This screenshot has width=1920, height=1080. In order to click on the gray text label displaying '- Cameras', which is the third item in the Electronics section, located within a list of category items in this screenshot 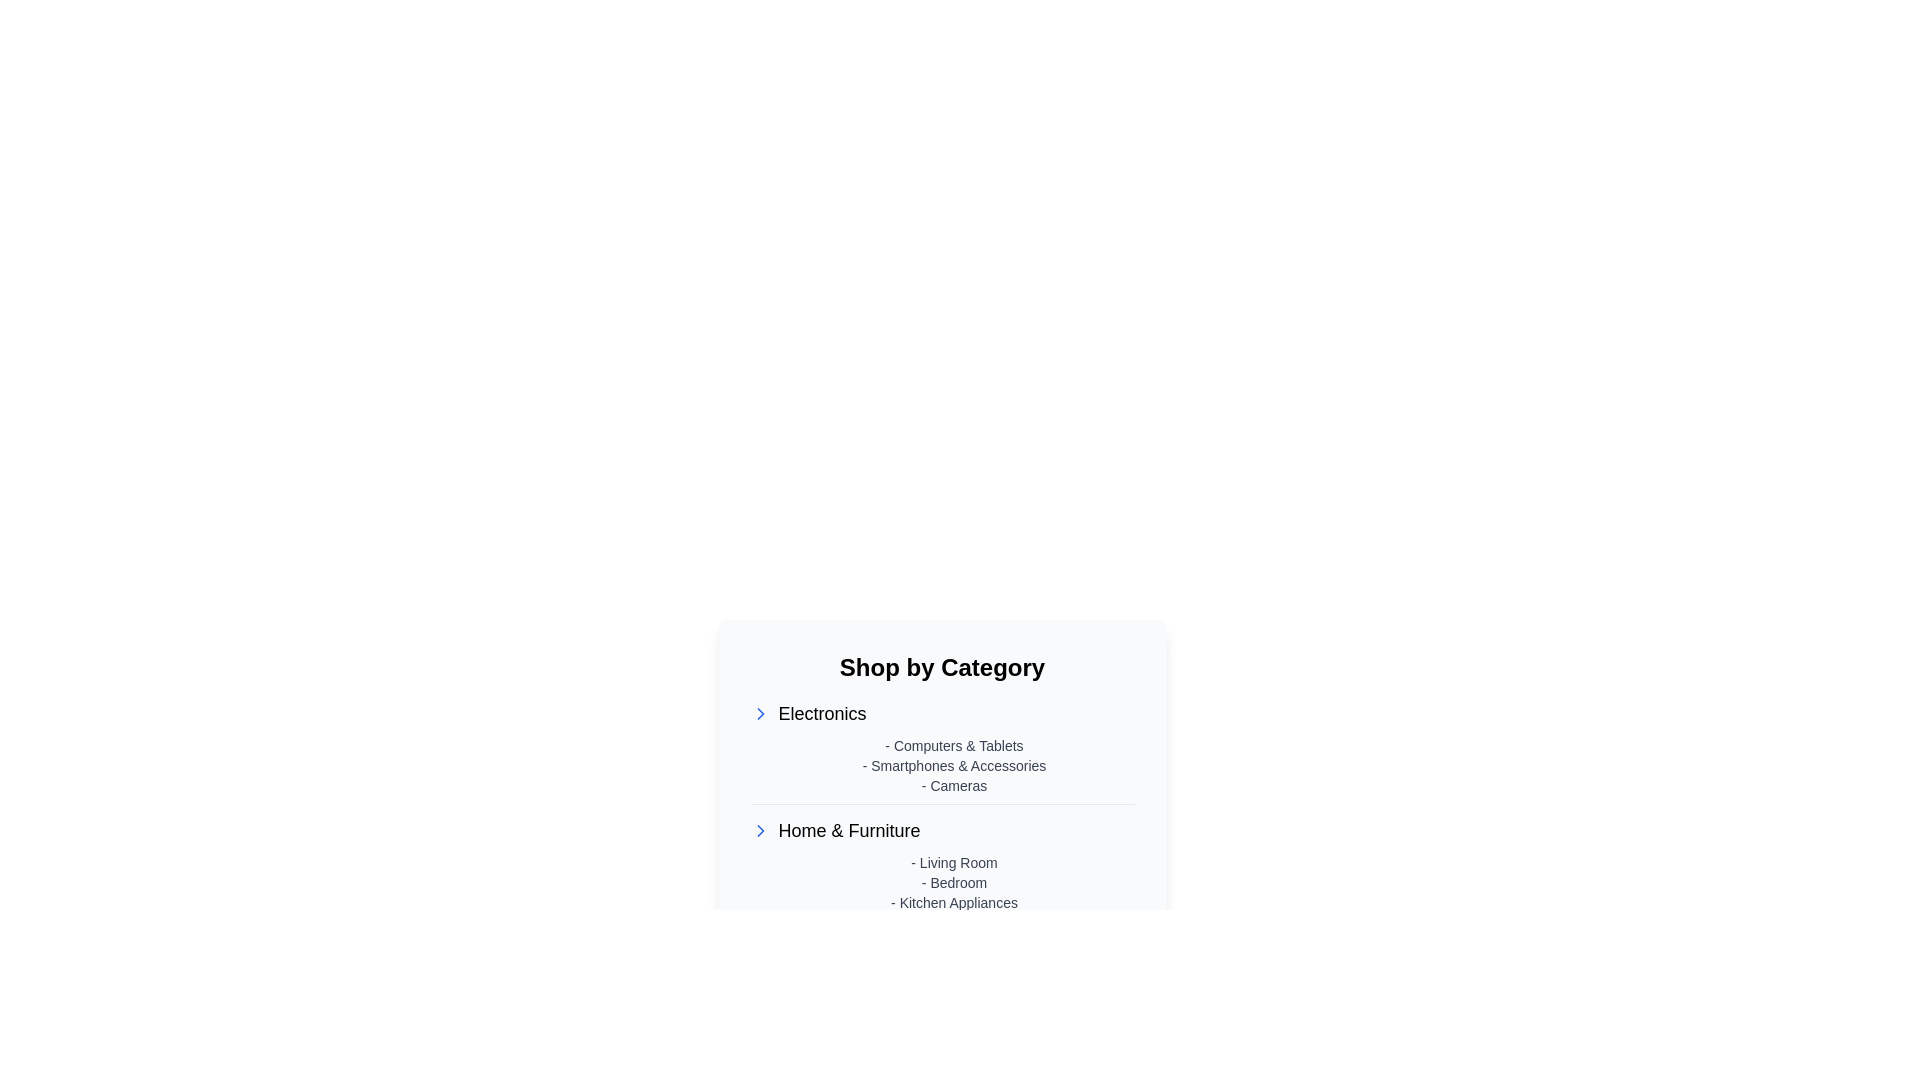, I will do `click(953, 785)`.